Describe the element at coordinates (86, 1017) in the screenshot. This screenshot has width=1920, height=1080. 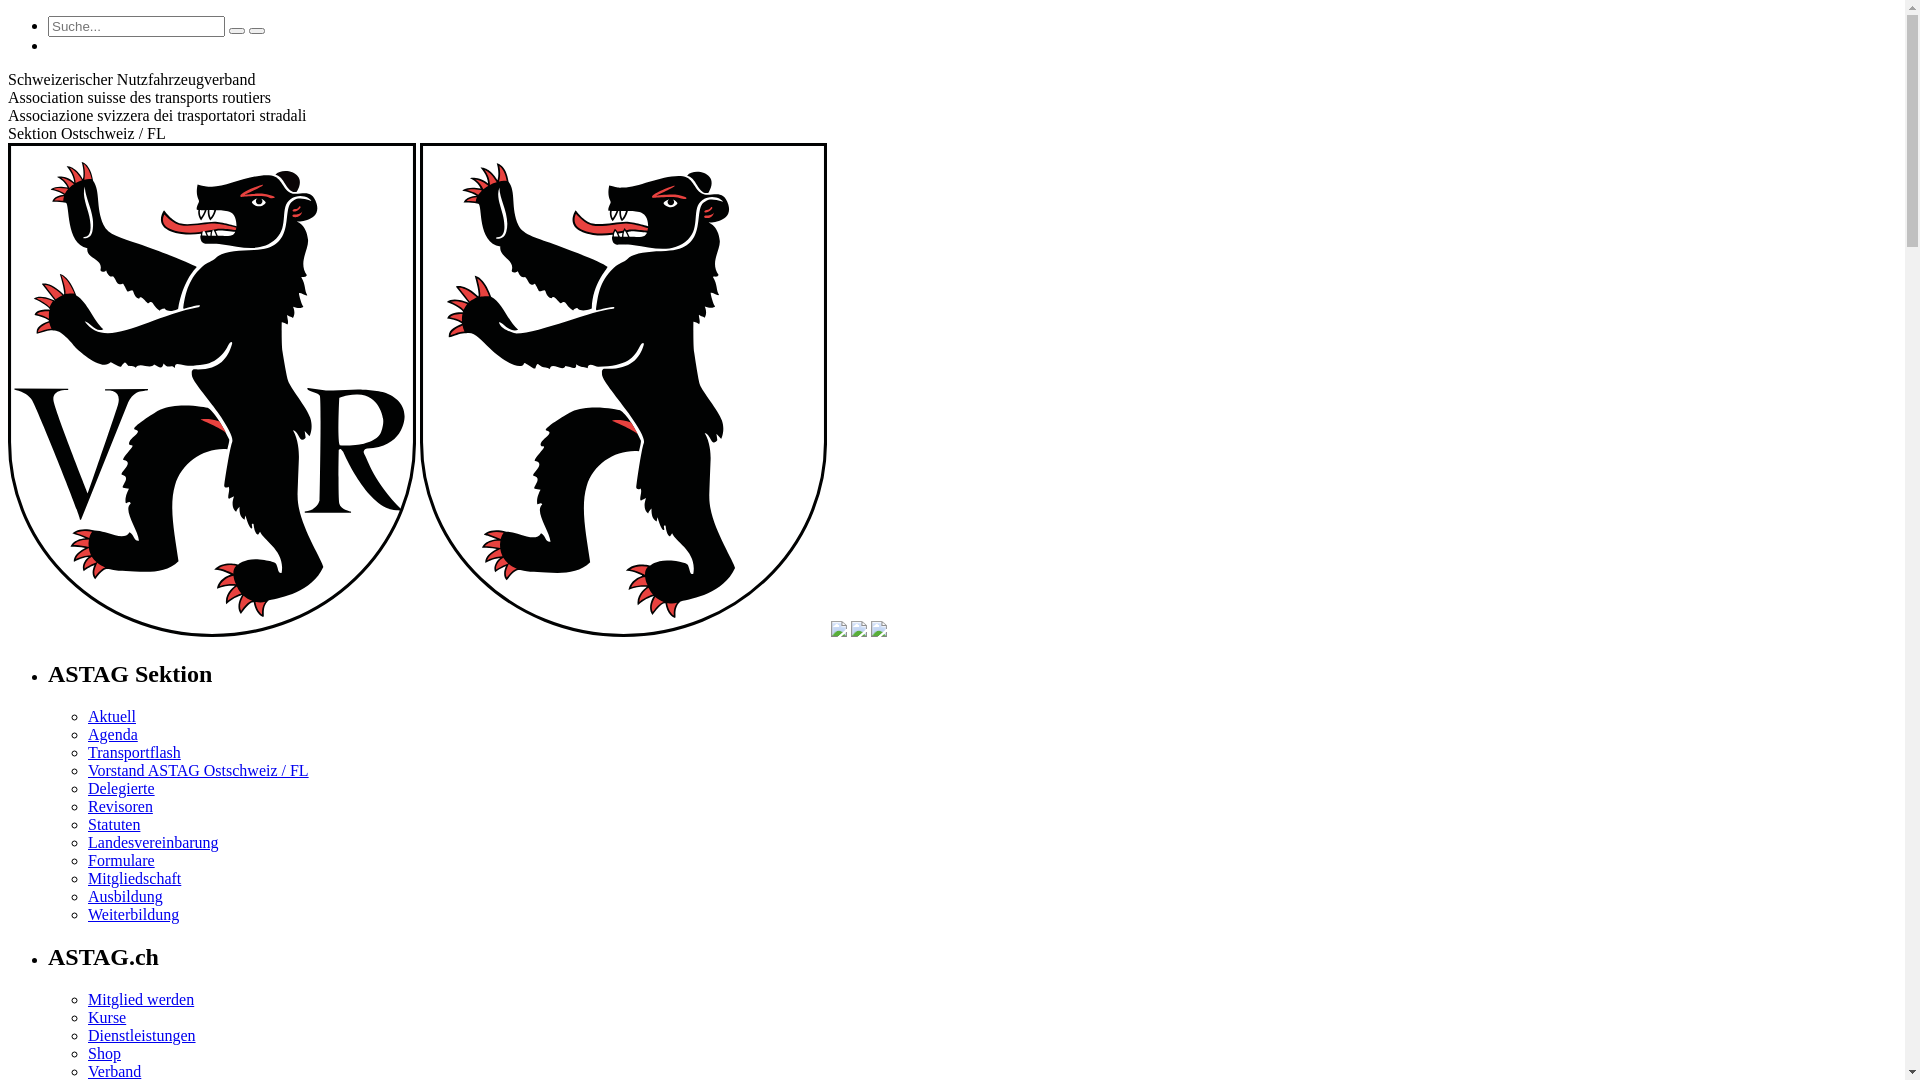
I see `'Kurse'` at that location.